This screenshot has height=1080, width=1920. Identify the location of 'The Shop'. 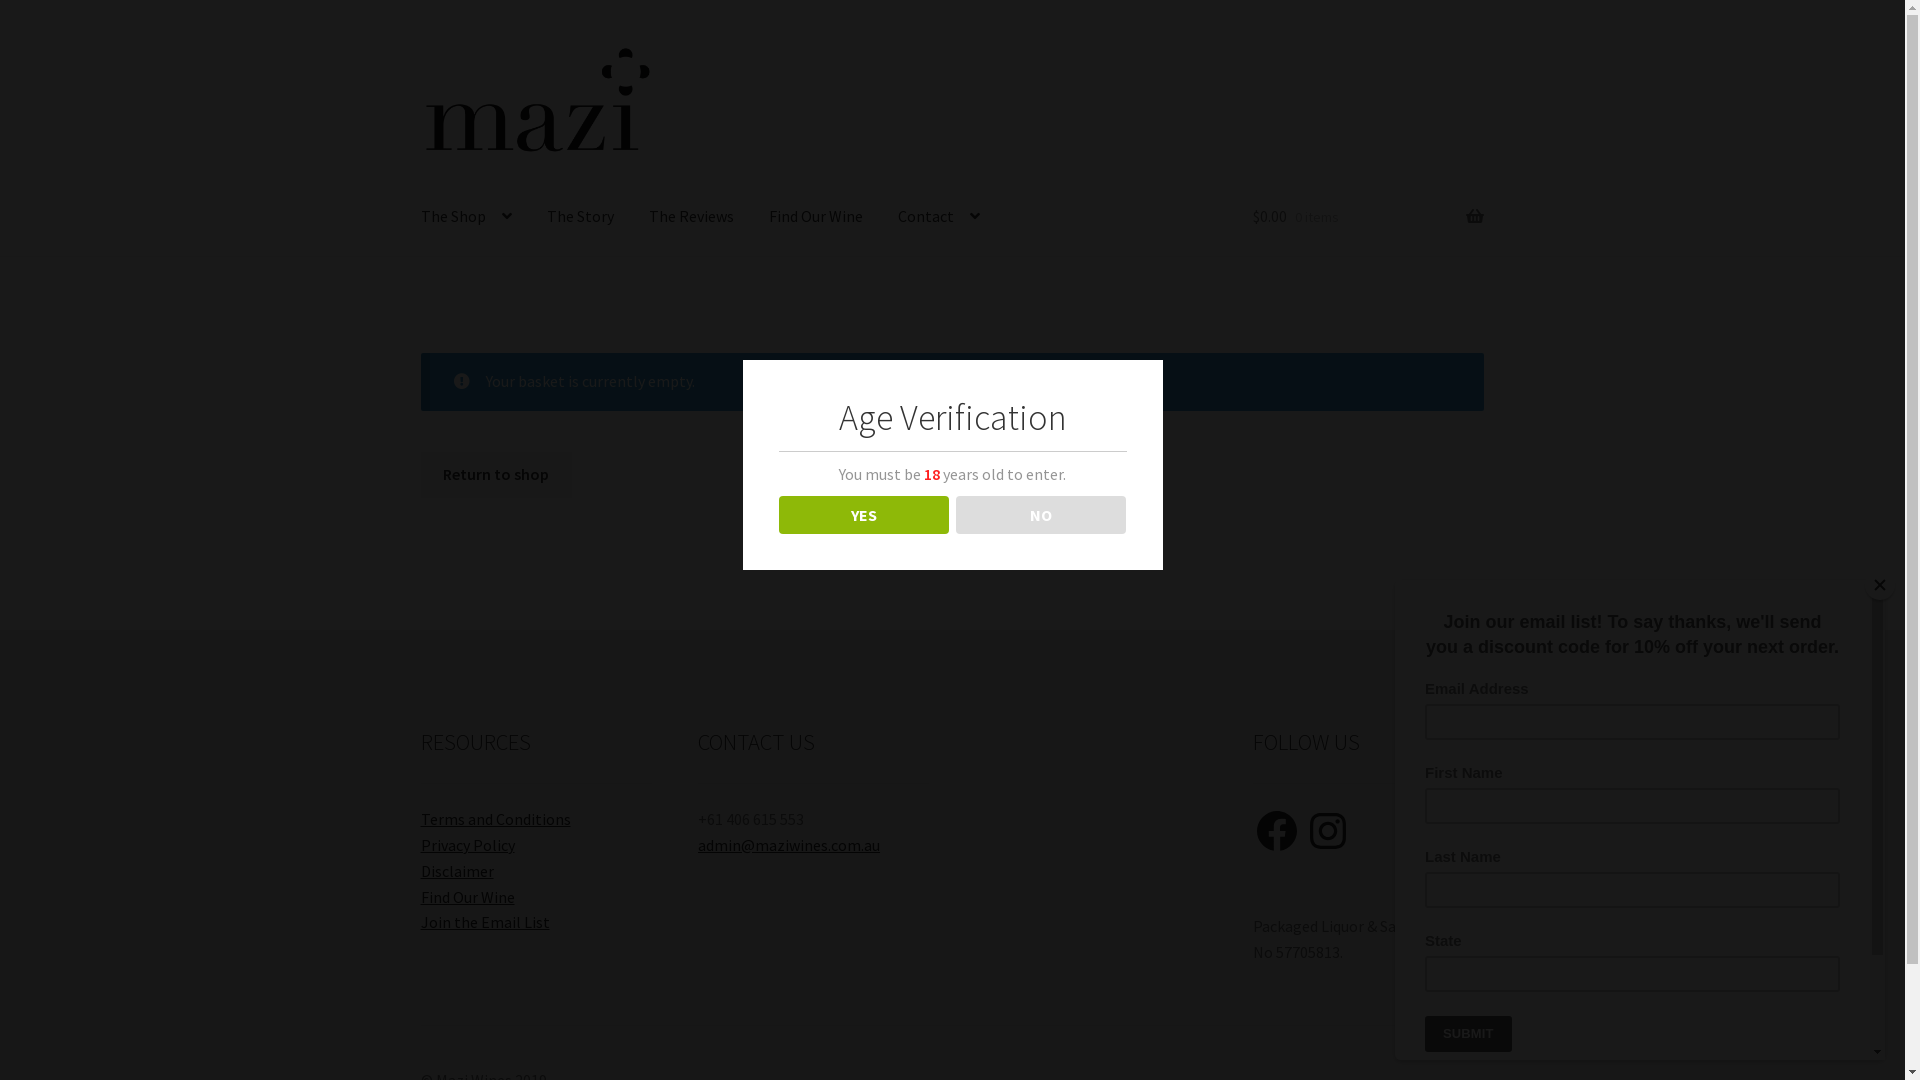
(465, 216).